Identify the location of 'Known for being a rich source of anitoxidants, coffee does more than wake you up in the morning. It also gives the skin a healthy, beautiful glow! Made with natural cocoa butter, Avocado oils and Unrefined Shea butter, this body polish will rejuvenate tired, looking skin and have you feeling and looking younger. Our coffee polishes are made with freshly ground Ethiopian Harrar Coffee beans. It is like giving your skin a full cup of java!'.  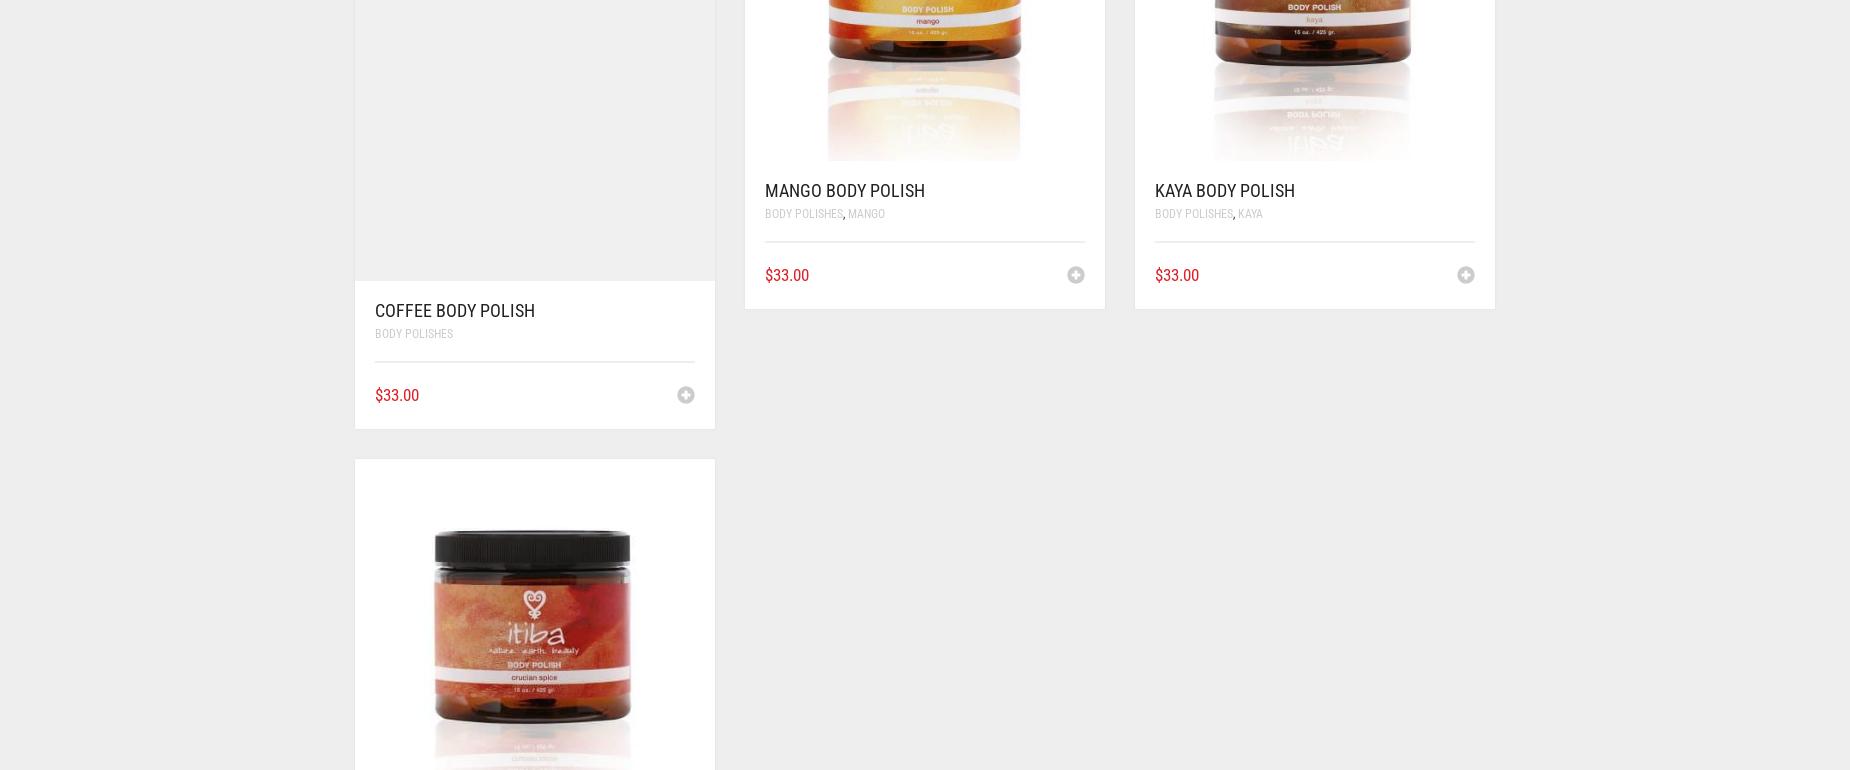
(1185, 183).